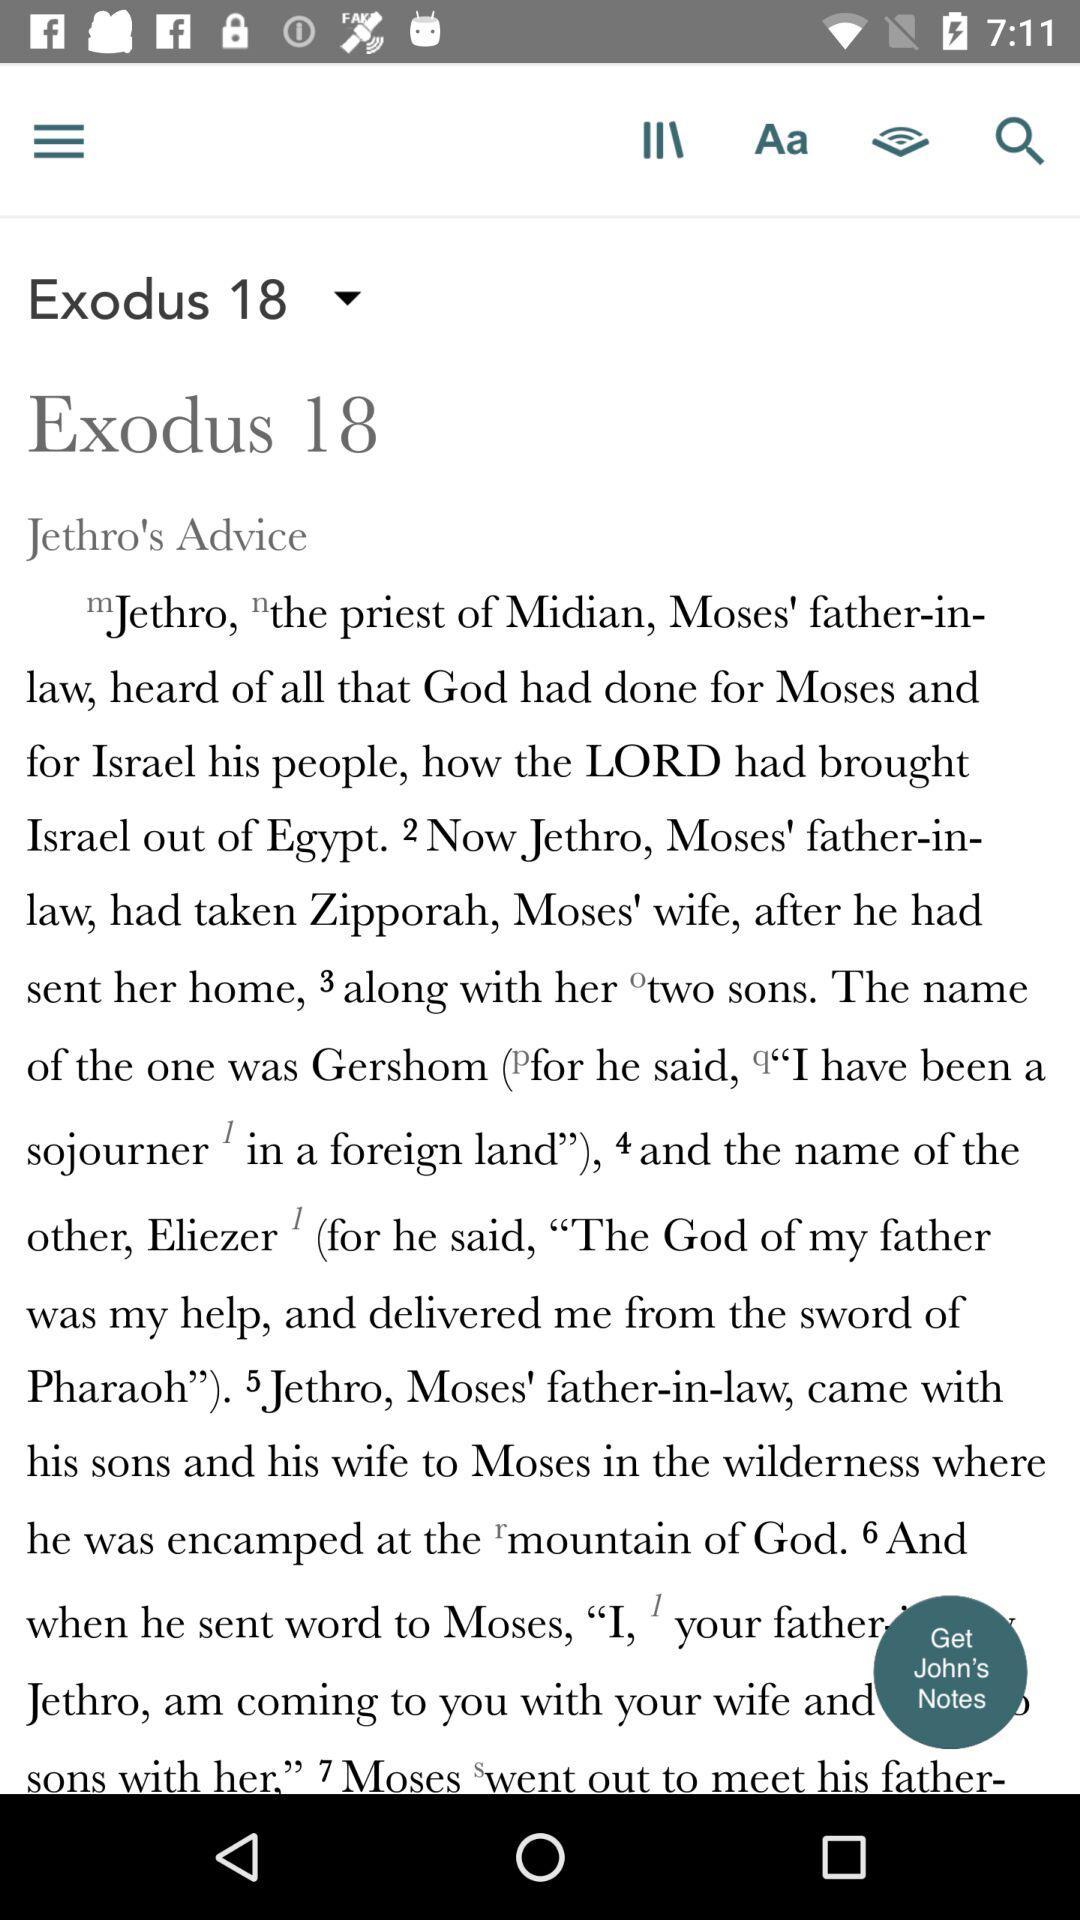  Describe the element at coordinates (662, 139) in the screenshot. I see `read scripture` at that location.